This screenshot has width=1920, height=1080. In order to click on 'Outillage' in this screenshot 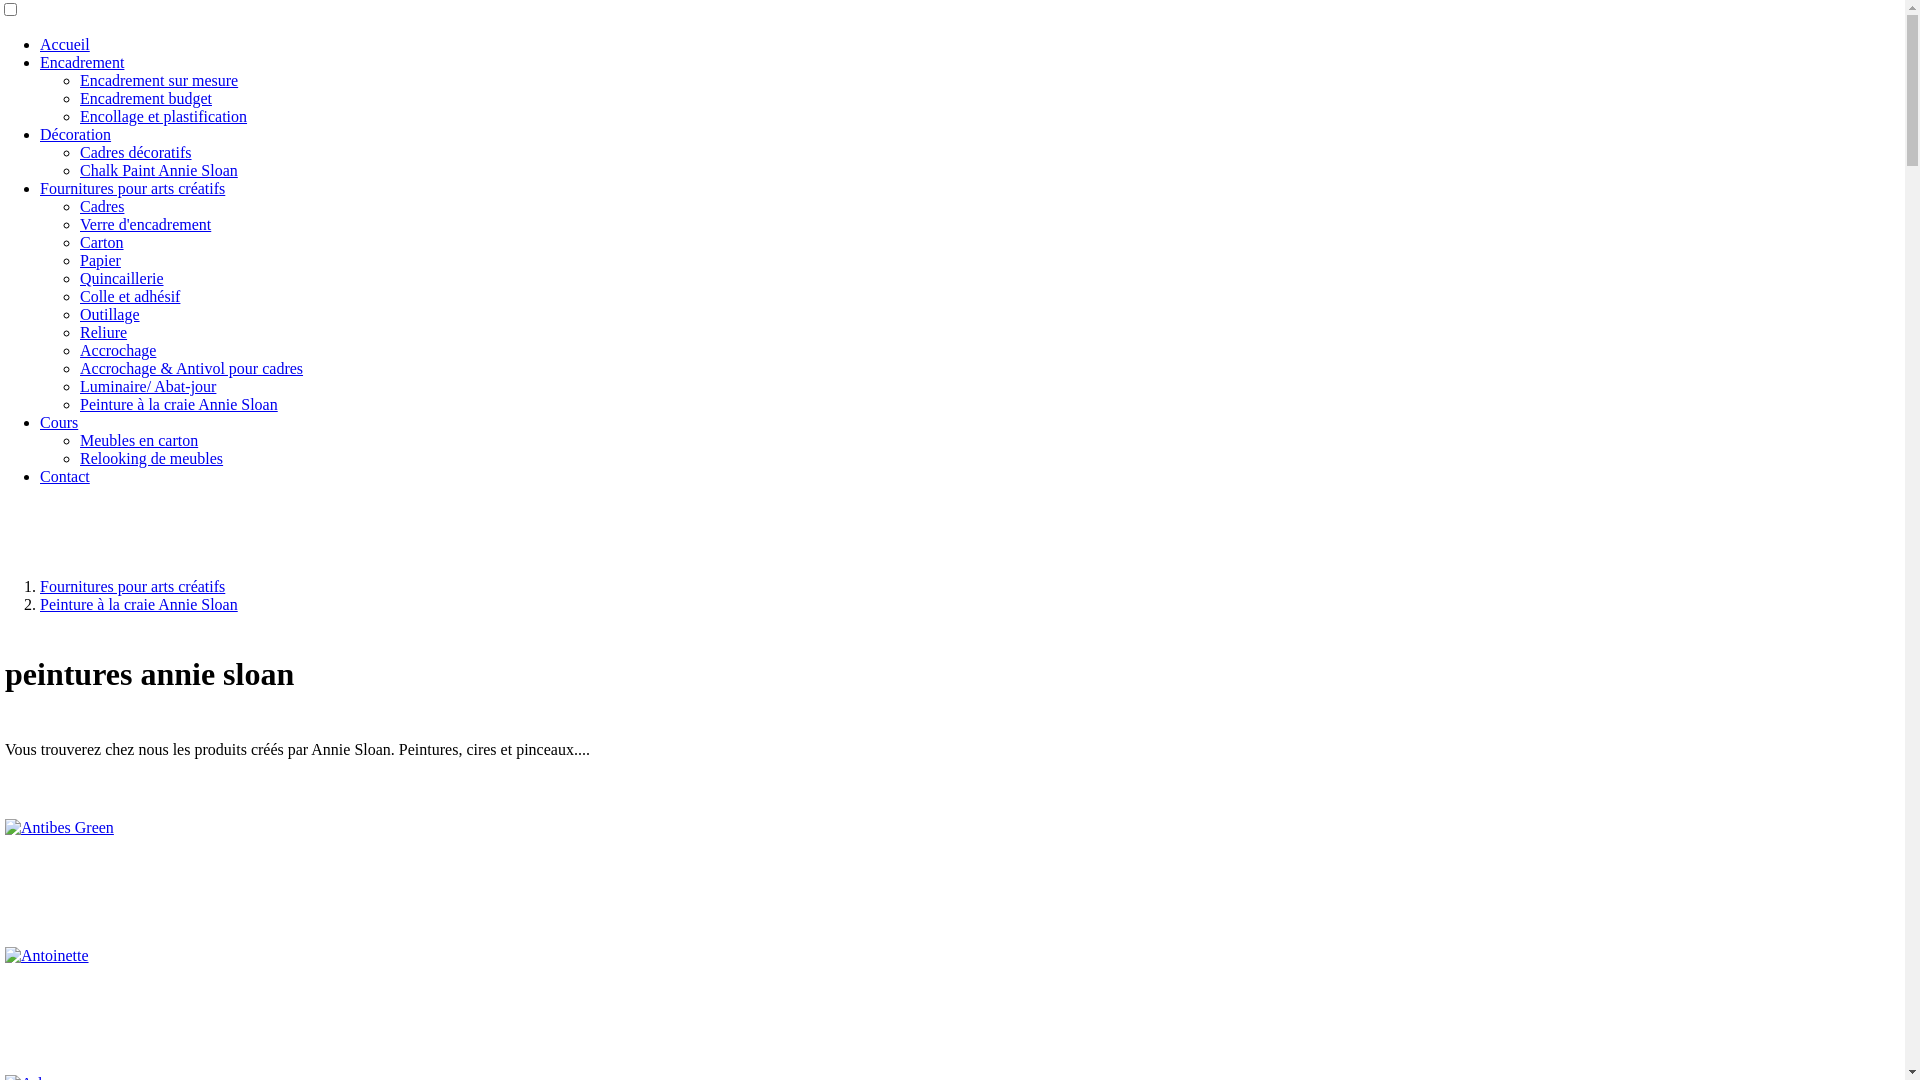, I will do `click(109, 314)`.